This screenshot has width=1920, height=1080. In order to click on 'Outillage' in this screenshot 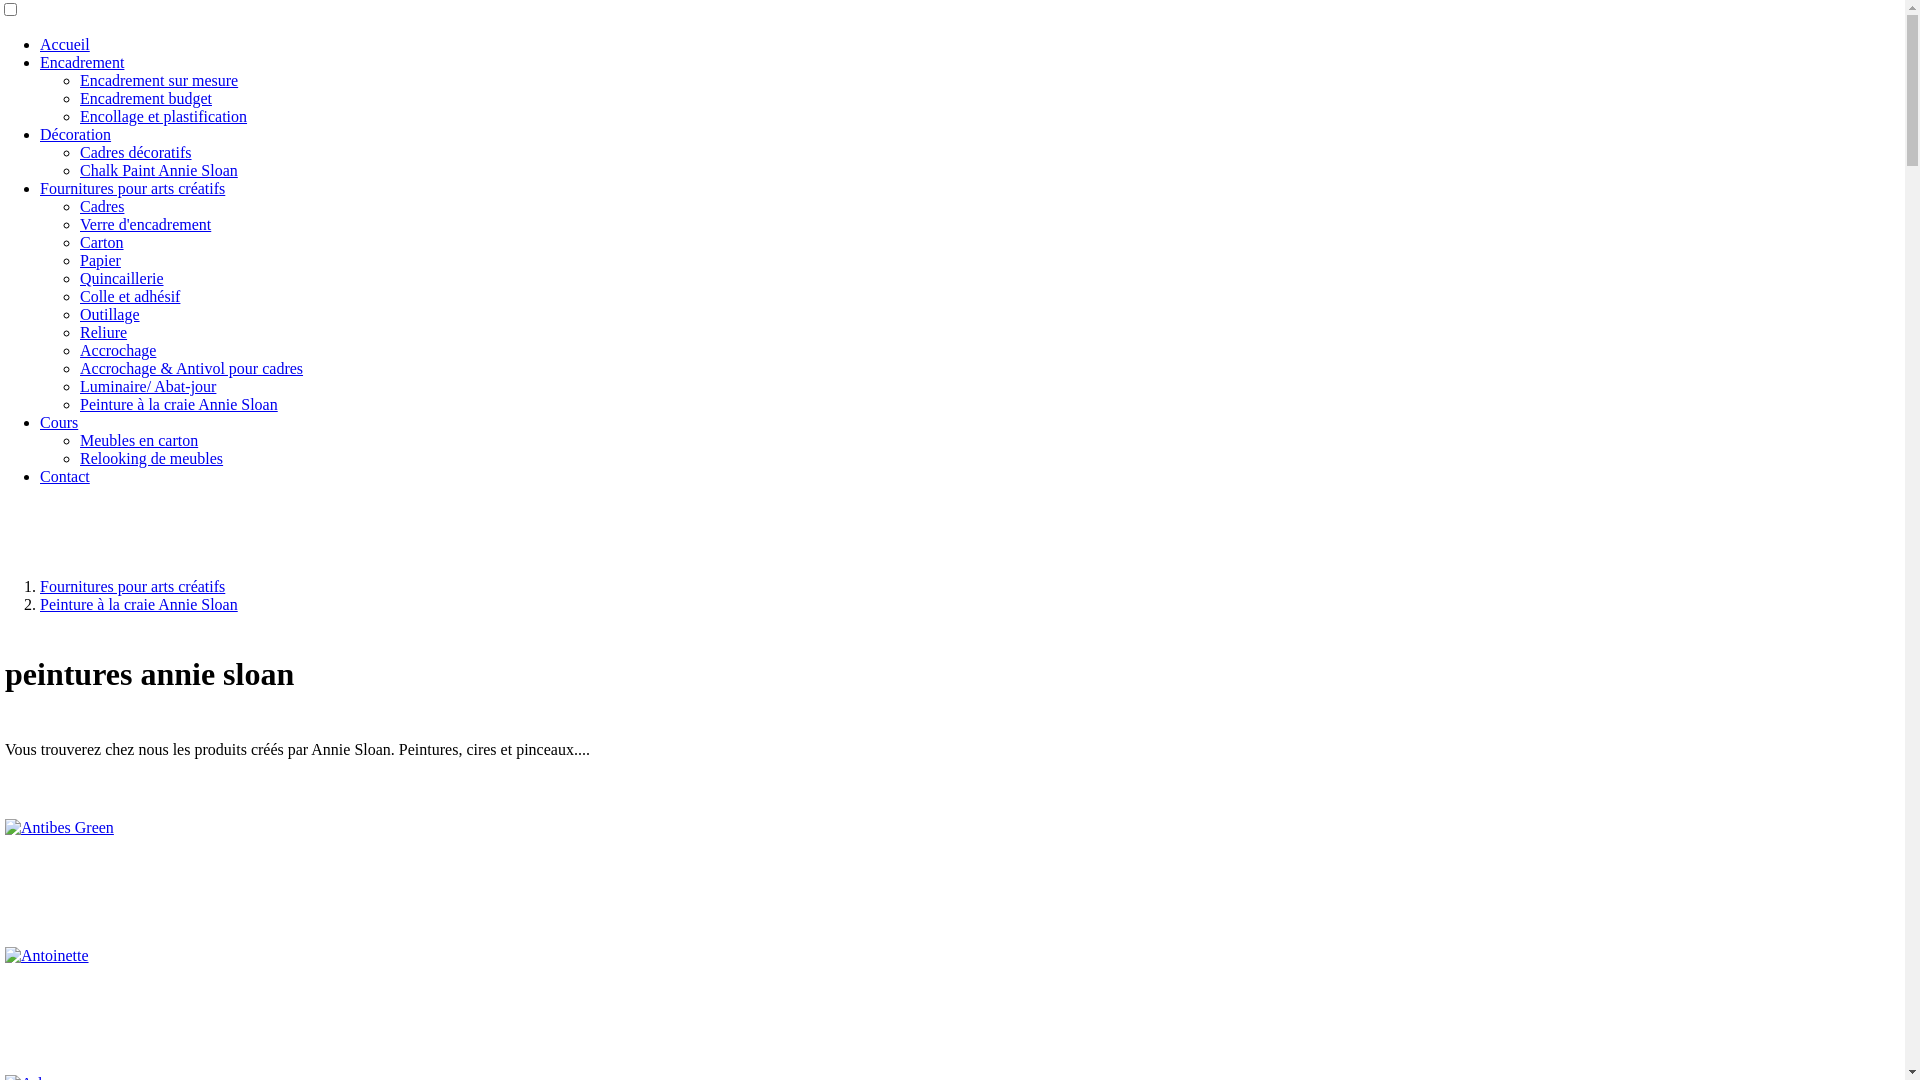, I will do `click(109, 314)`.